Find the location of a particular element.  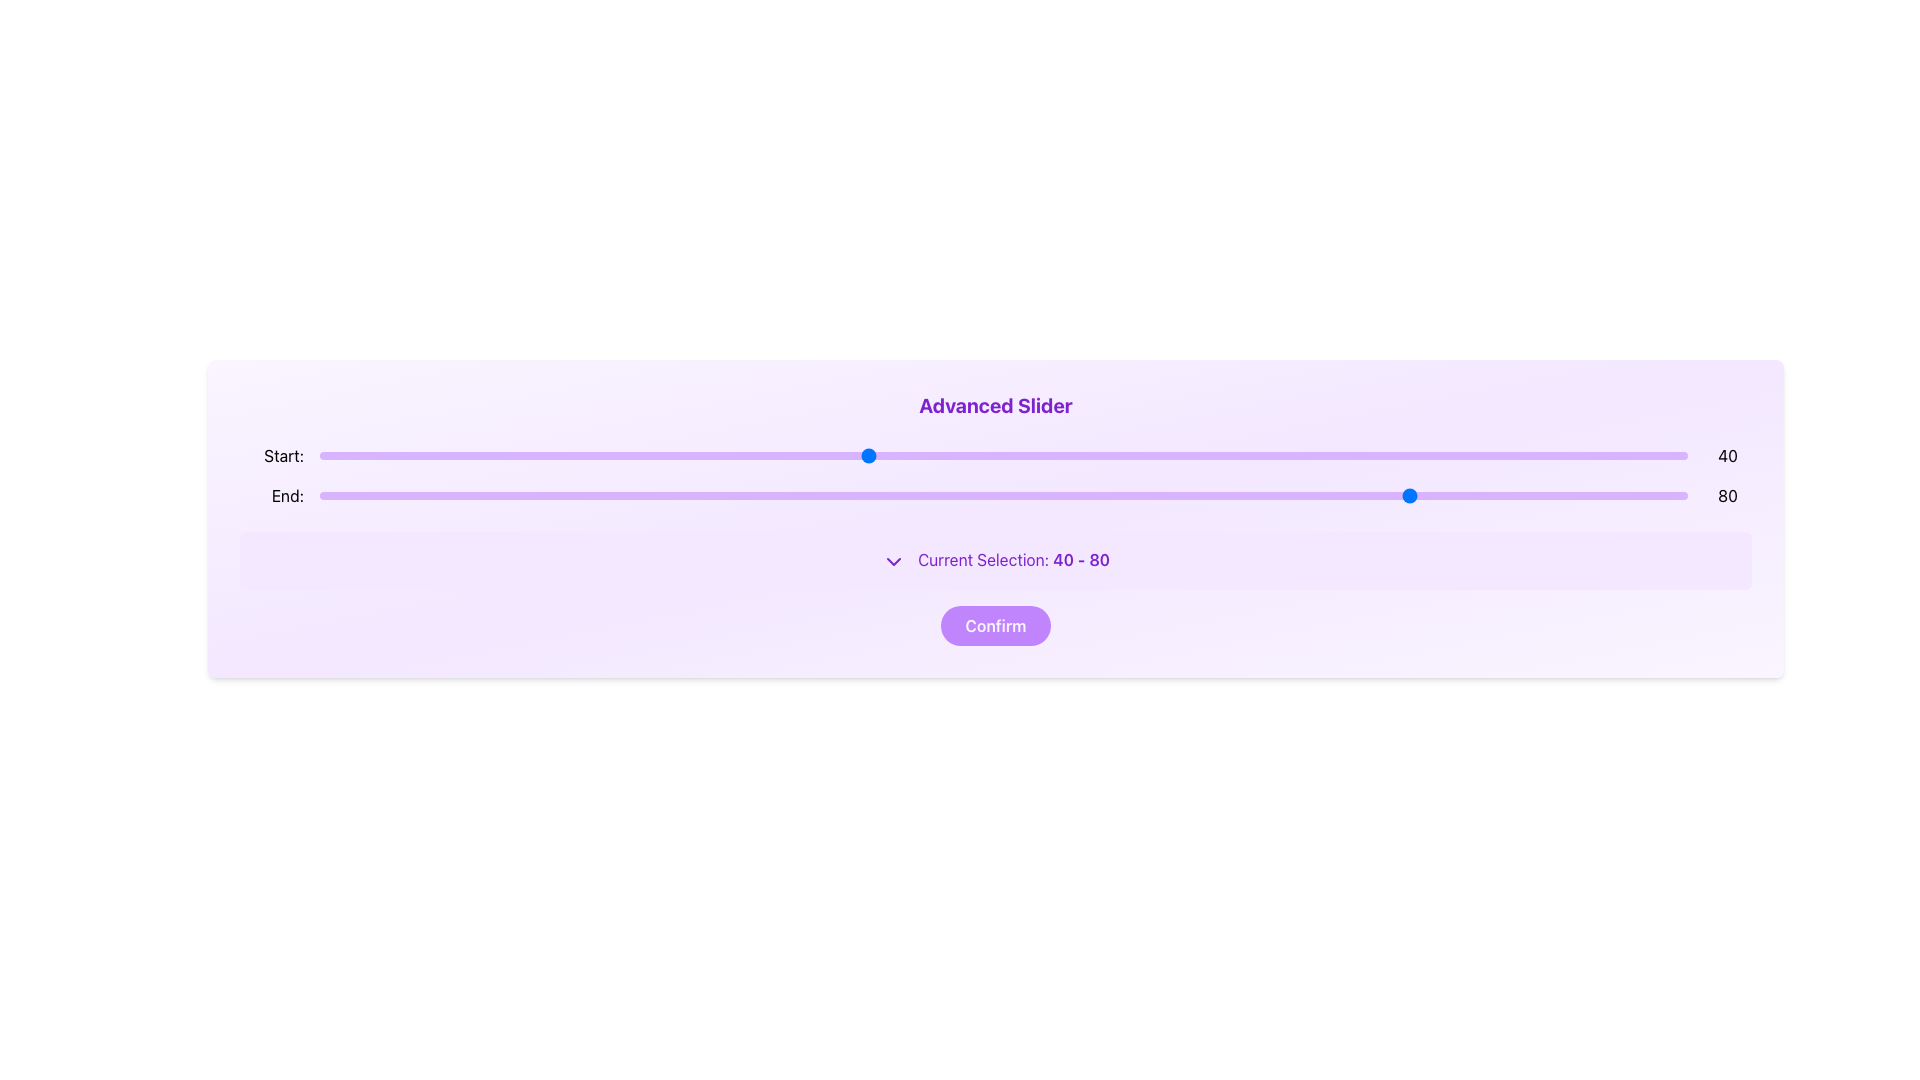

the slider value is located at coordinates (729, 495).